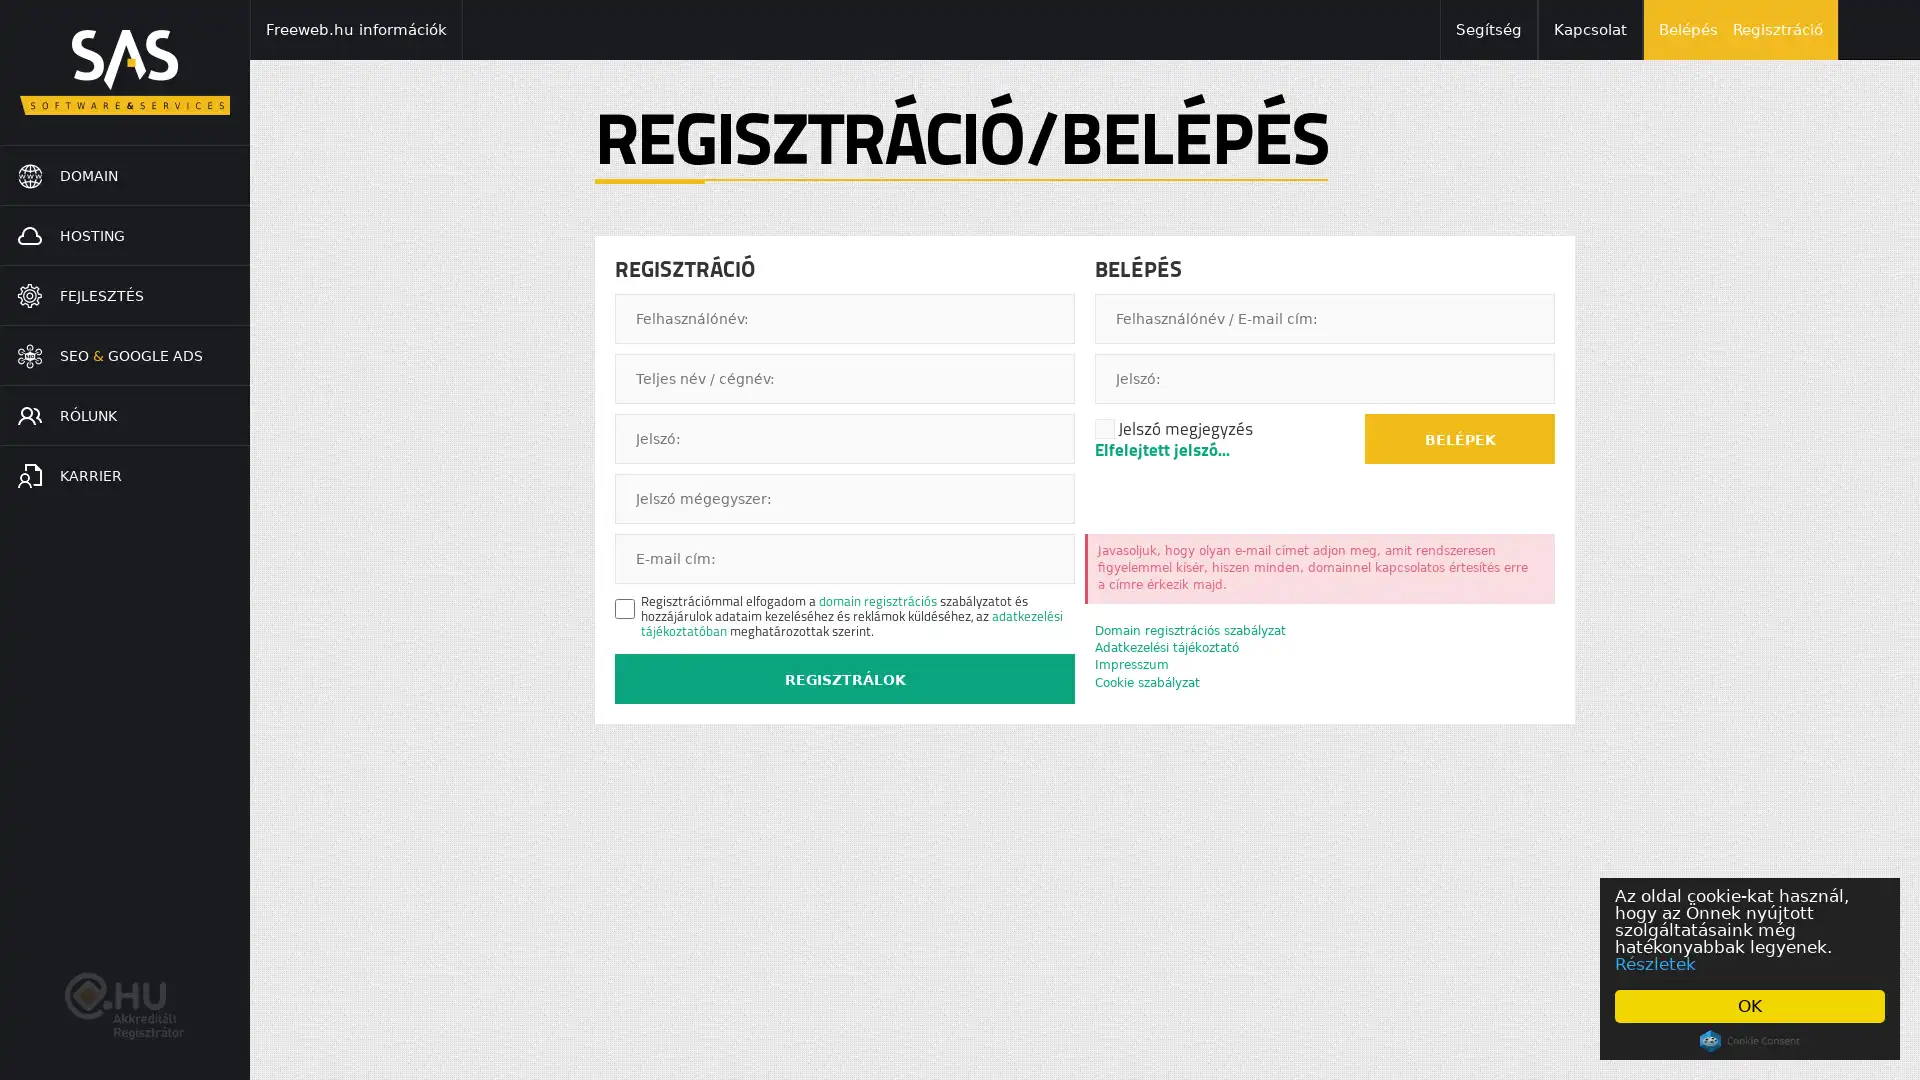 This screenshot has height=1080, width=1920. I want to click on REGISZTRALOK, so click(844, 677).